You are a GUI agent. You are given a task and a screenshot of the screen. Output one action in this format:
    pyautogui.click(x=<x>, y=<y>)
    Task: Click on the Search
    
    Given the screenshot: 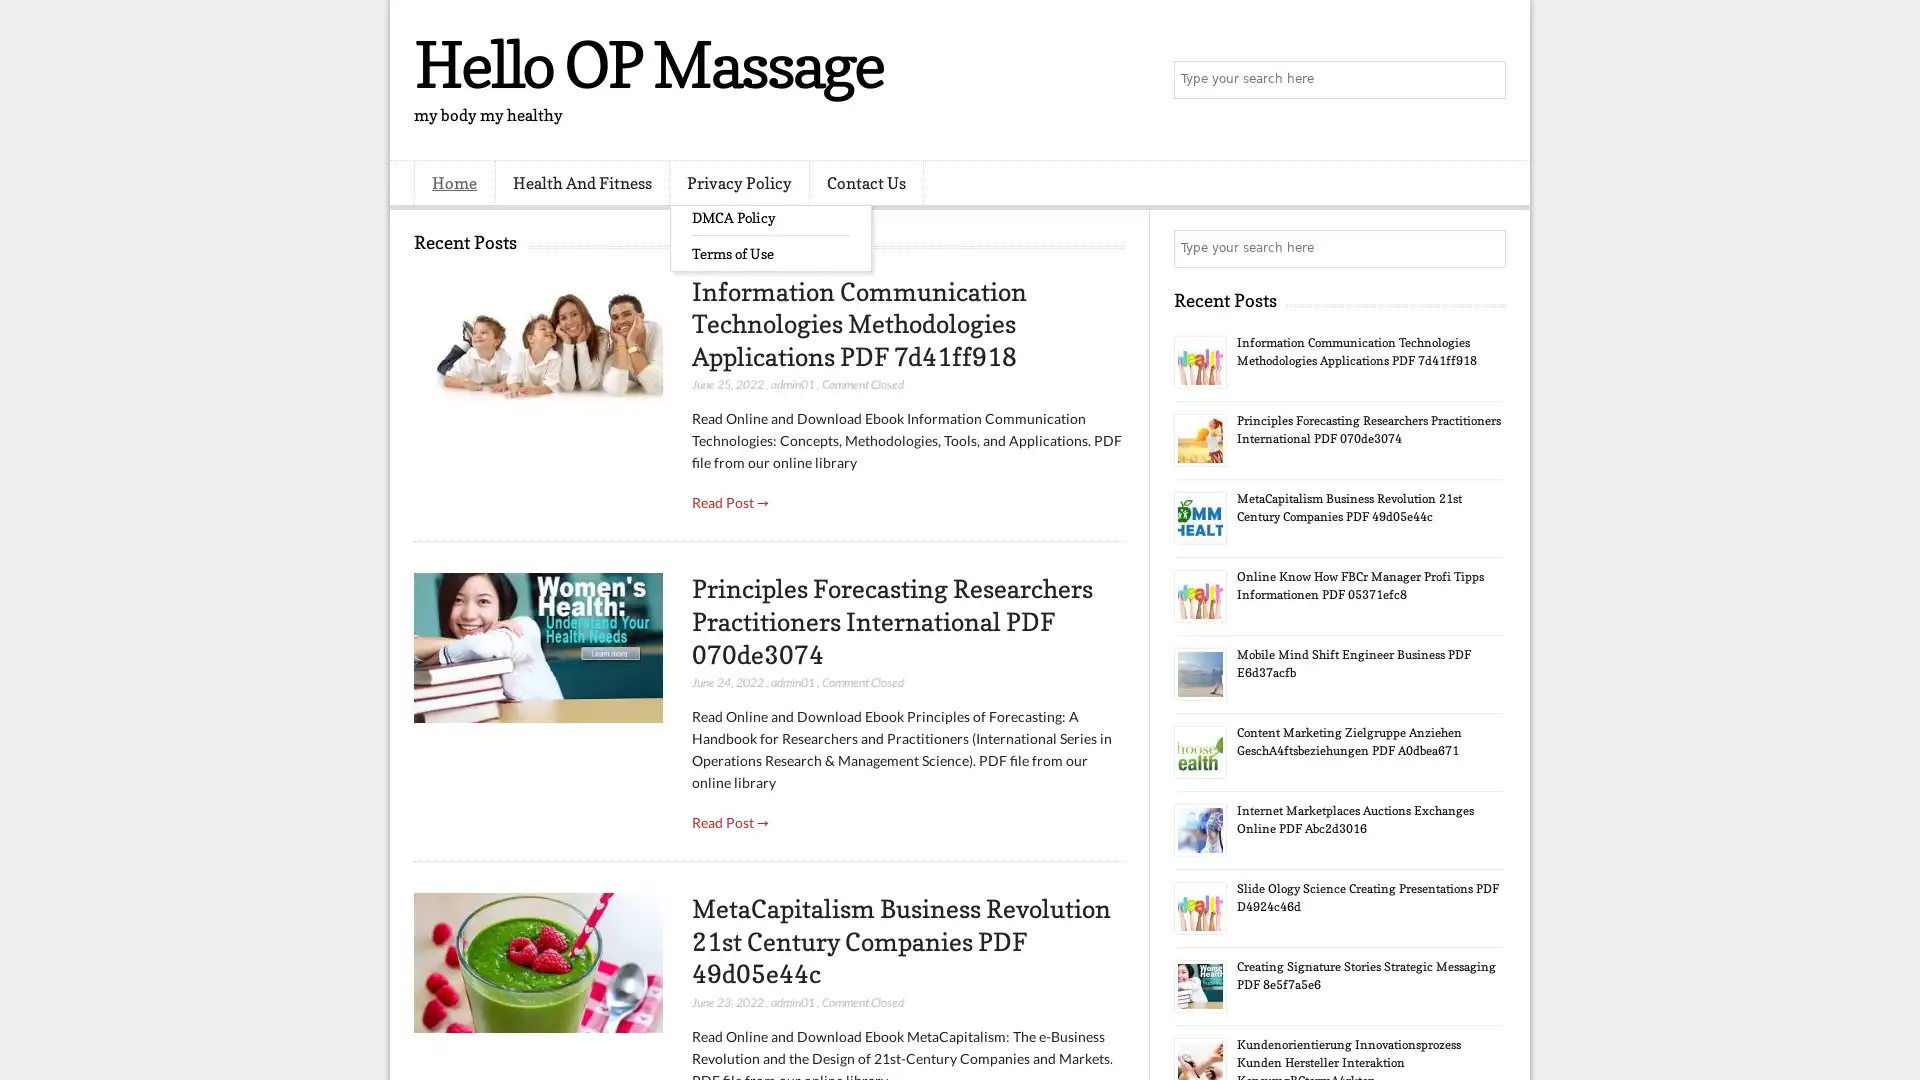 What is the action you would take?
    pyautogui.click(x=1485, y=248)
    